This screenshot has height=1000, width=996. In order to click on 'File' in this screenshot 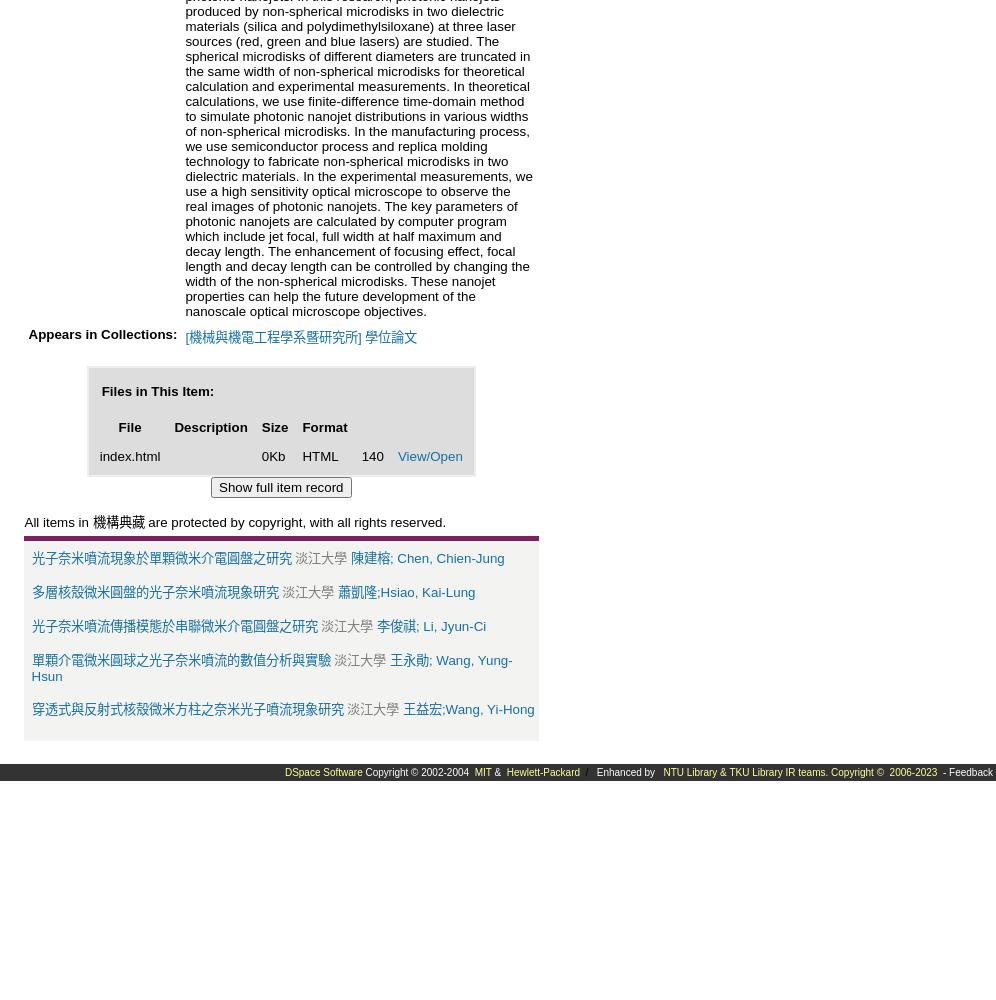, I will do `click(128, 427)`.